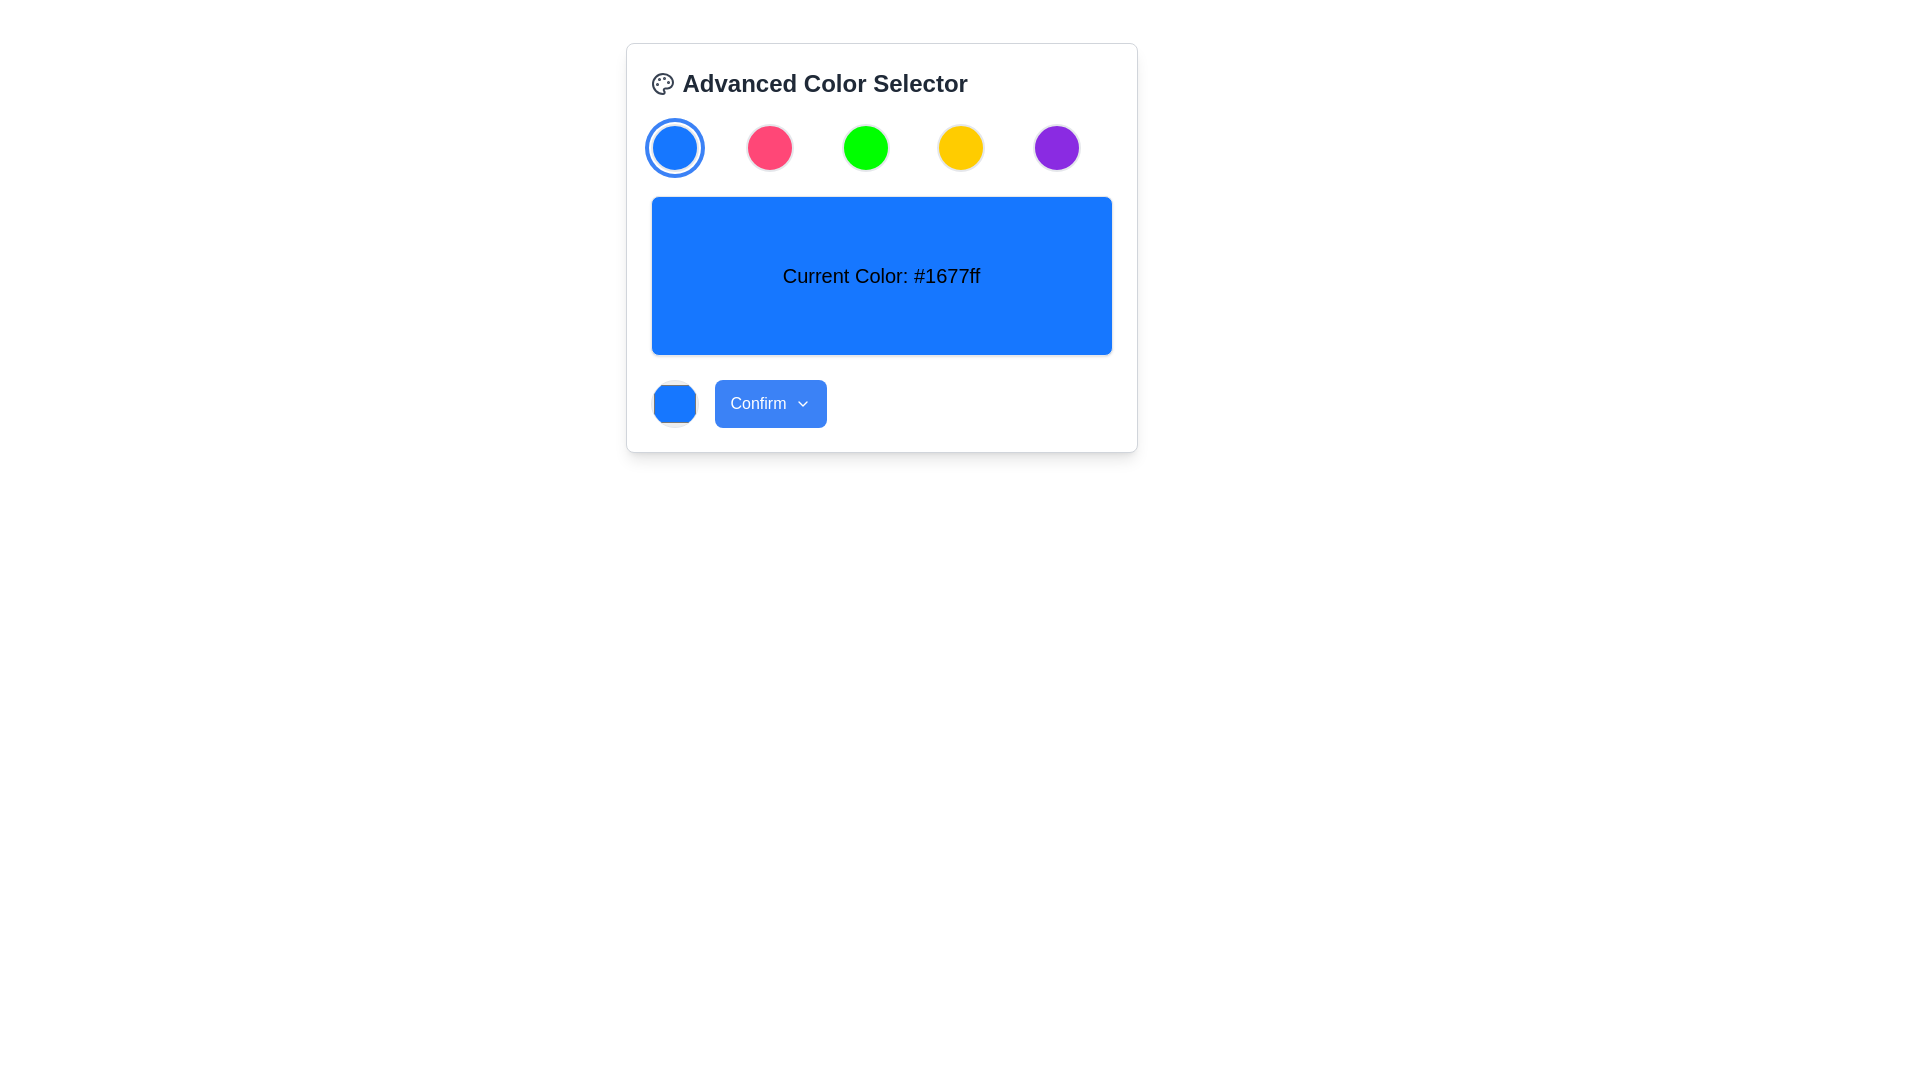 This screenshot has width=1920, height=1080. What do you see at coordinates (757, 404) in the screenshot?
I see `the 'Confirm' text label within the blue rectangular button` at bounding box center [757, 404].